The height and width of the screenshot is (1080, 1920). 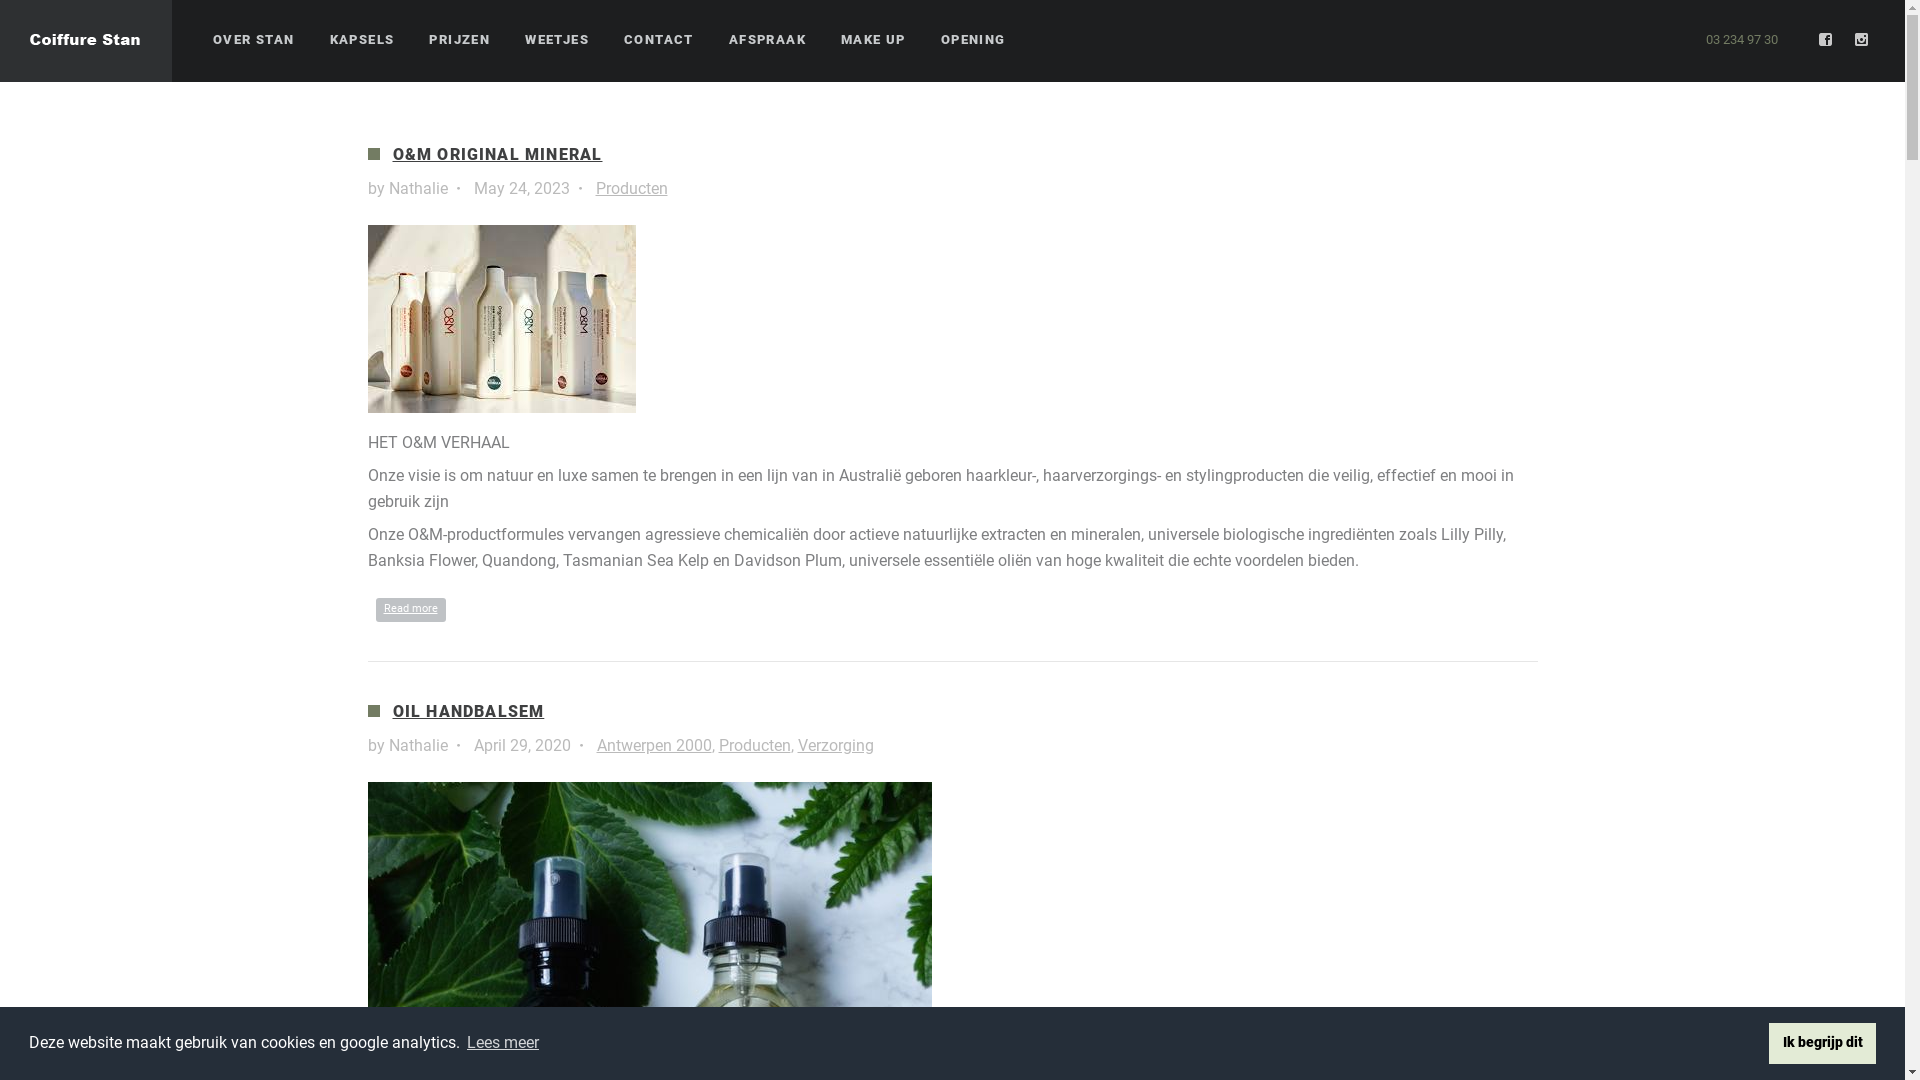 I want to click on 'Read more, so click(x=410, y=608).